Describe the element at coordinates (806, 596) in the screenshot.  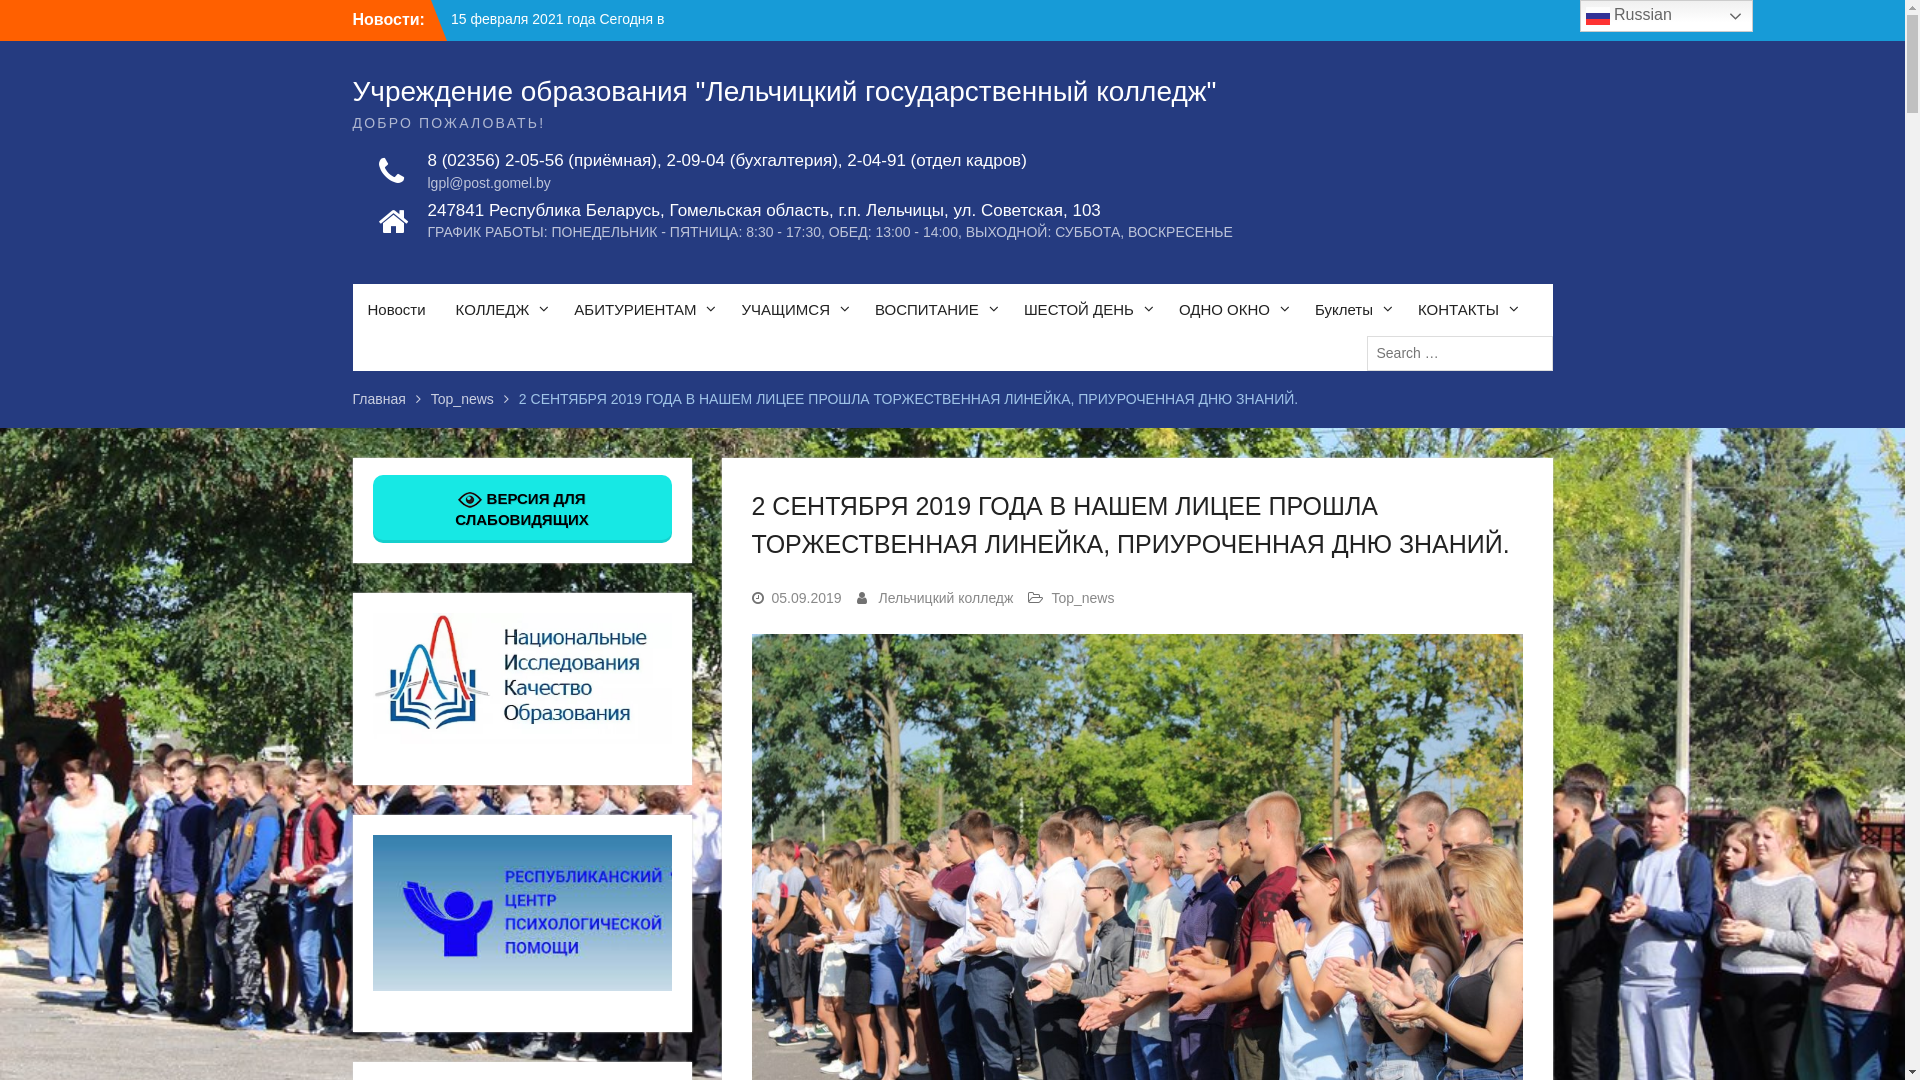
I see `'05.09.2019'` at that location.